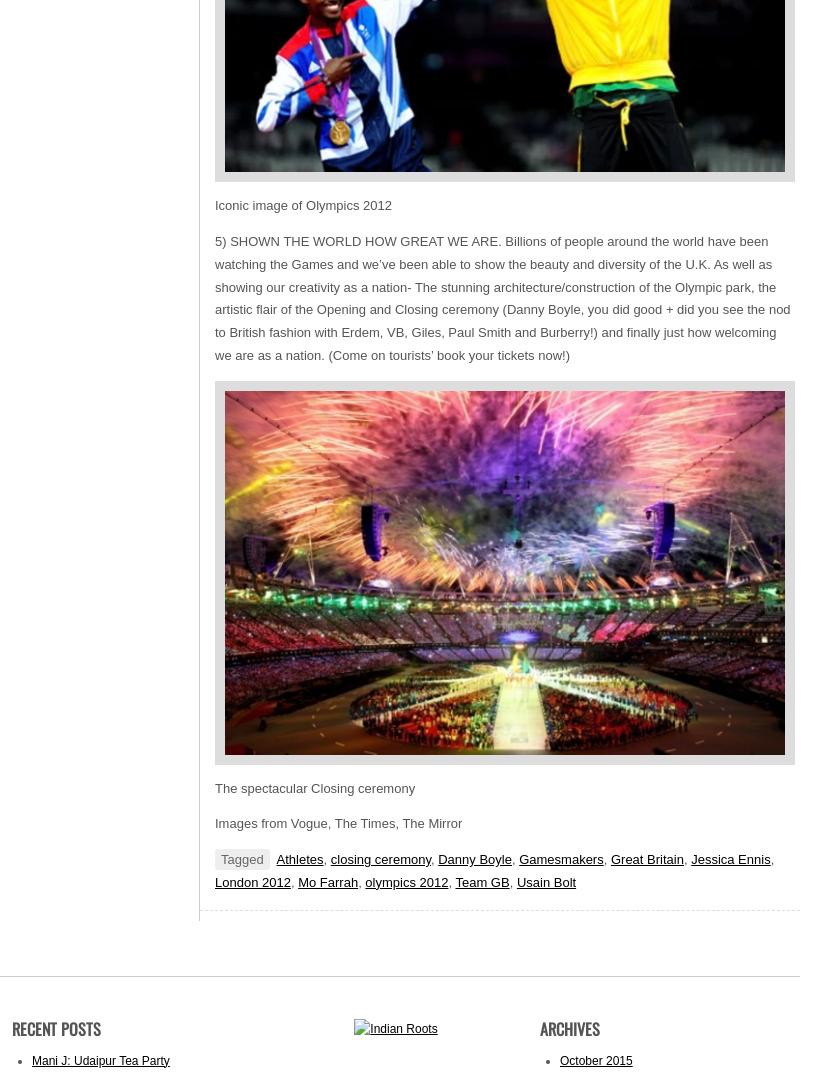 Image resolution: width=820 pixels, height=1074 pixels. Describe the element at coordinates (240, 859) in the screenshot. I see `'Tagged'` at that location.